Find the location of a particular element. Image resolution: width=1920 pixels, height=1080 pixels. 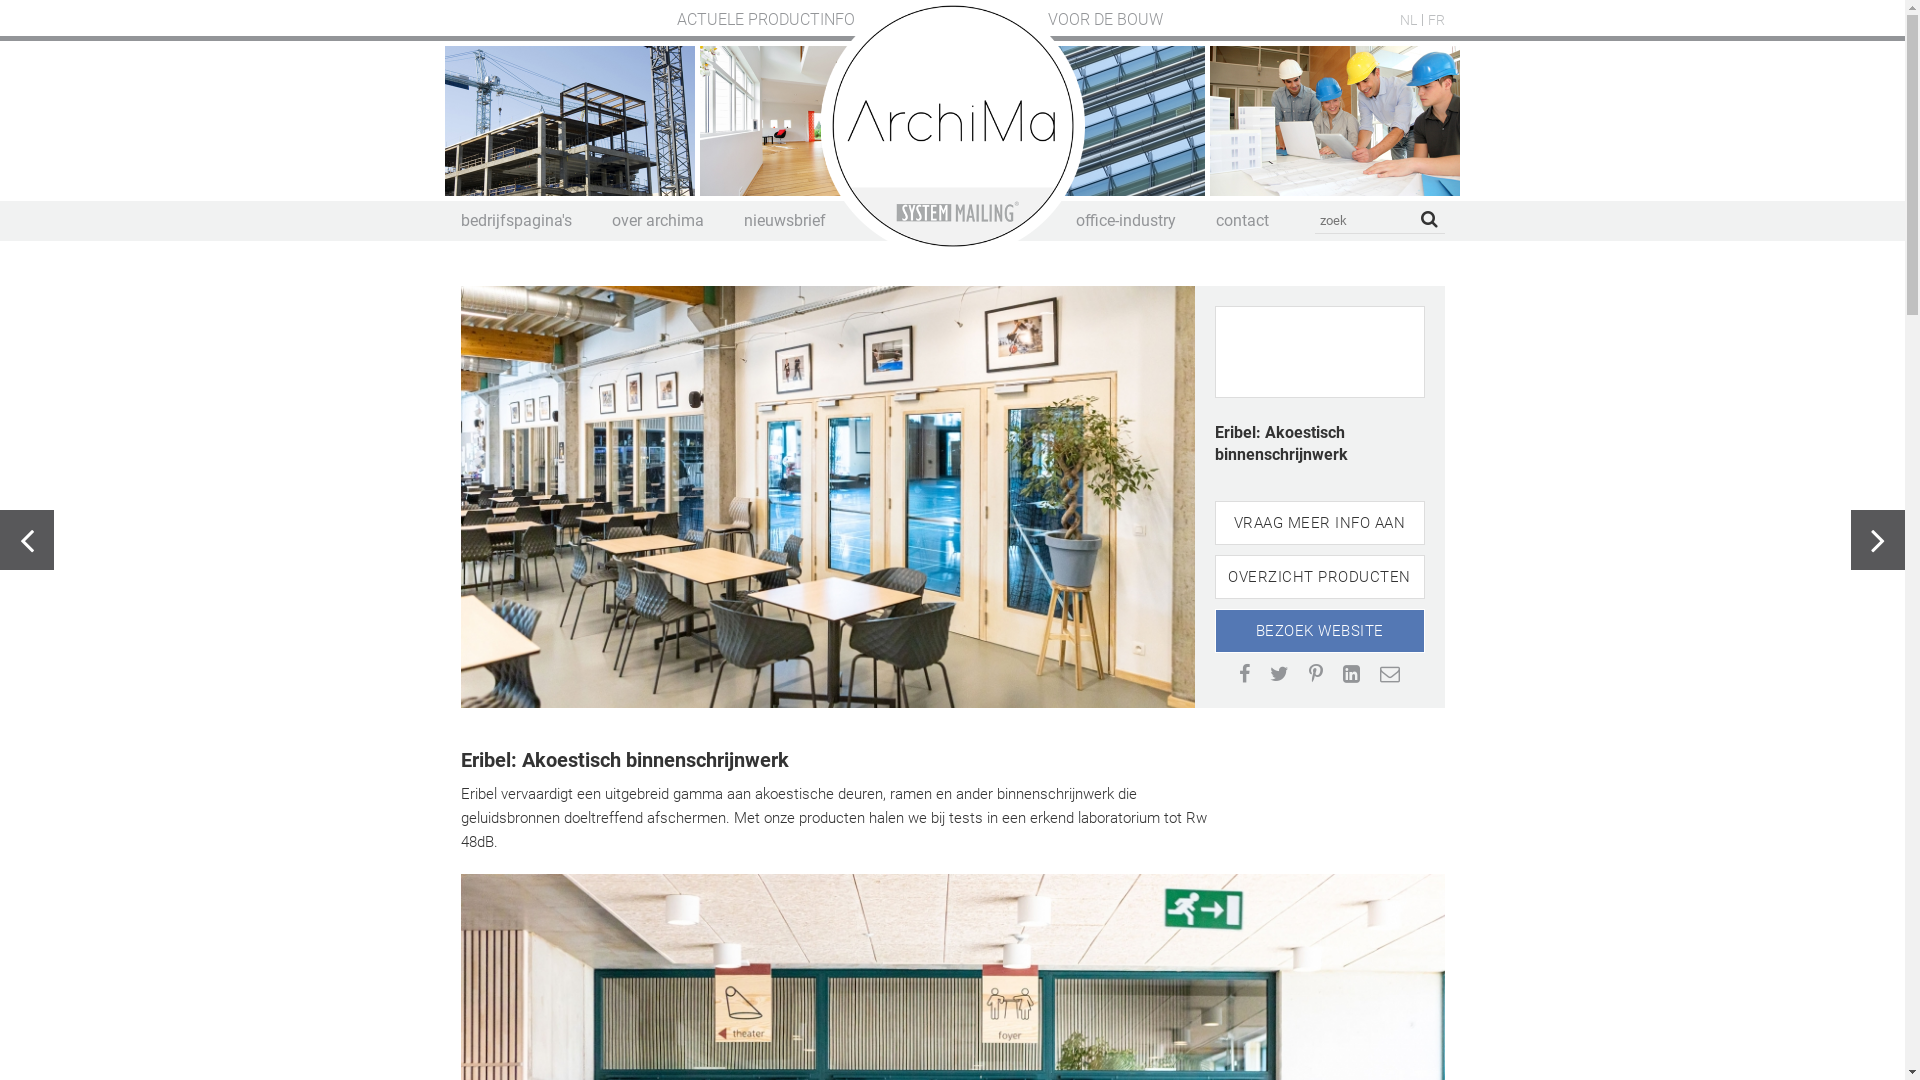

'contact' is located at coordinates (1241, 220).